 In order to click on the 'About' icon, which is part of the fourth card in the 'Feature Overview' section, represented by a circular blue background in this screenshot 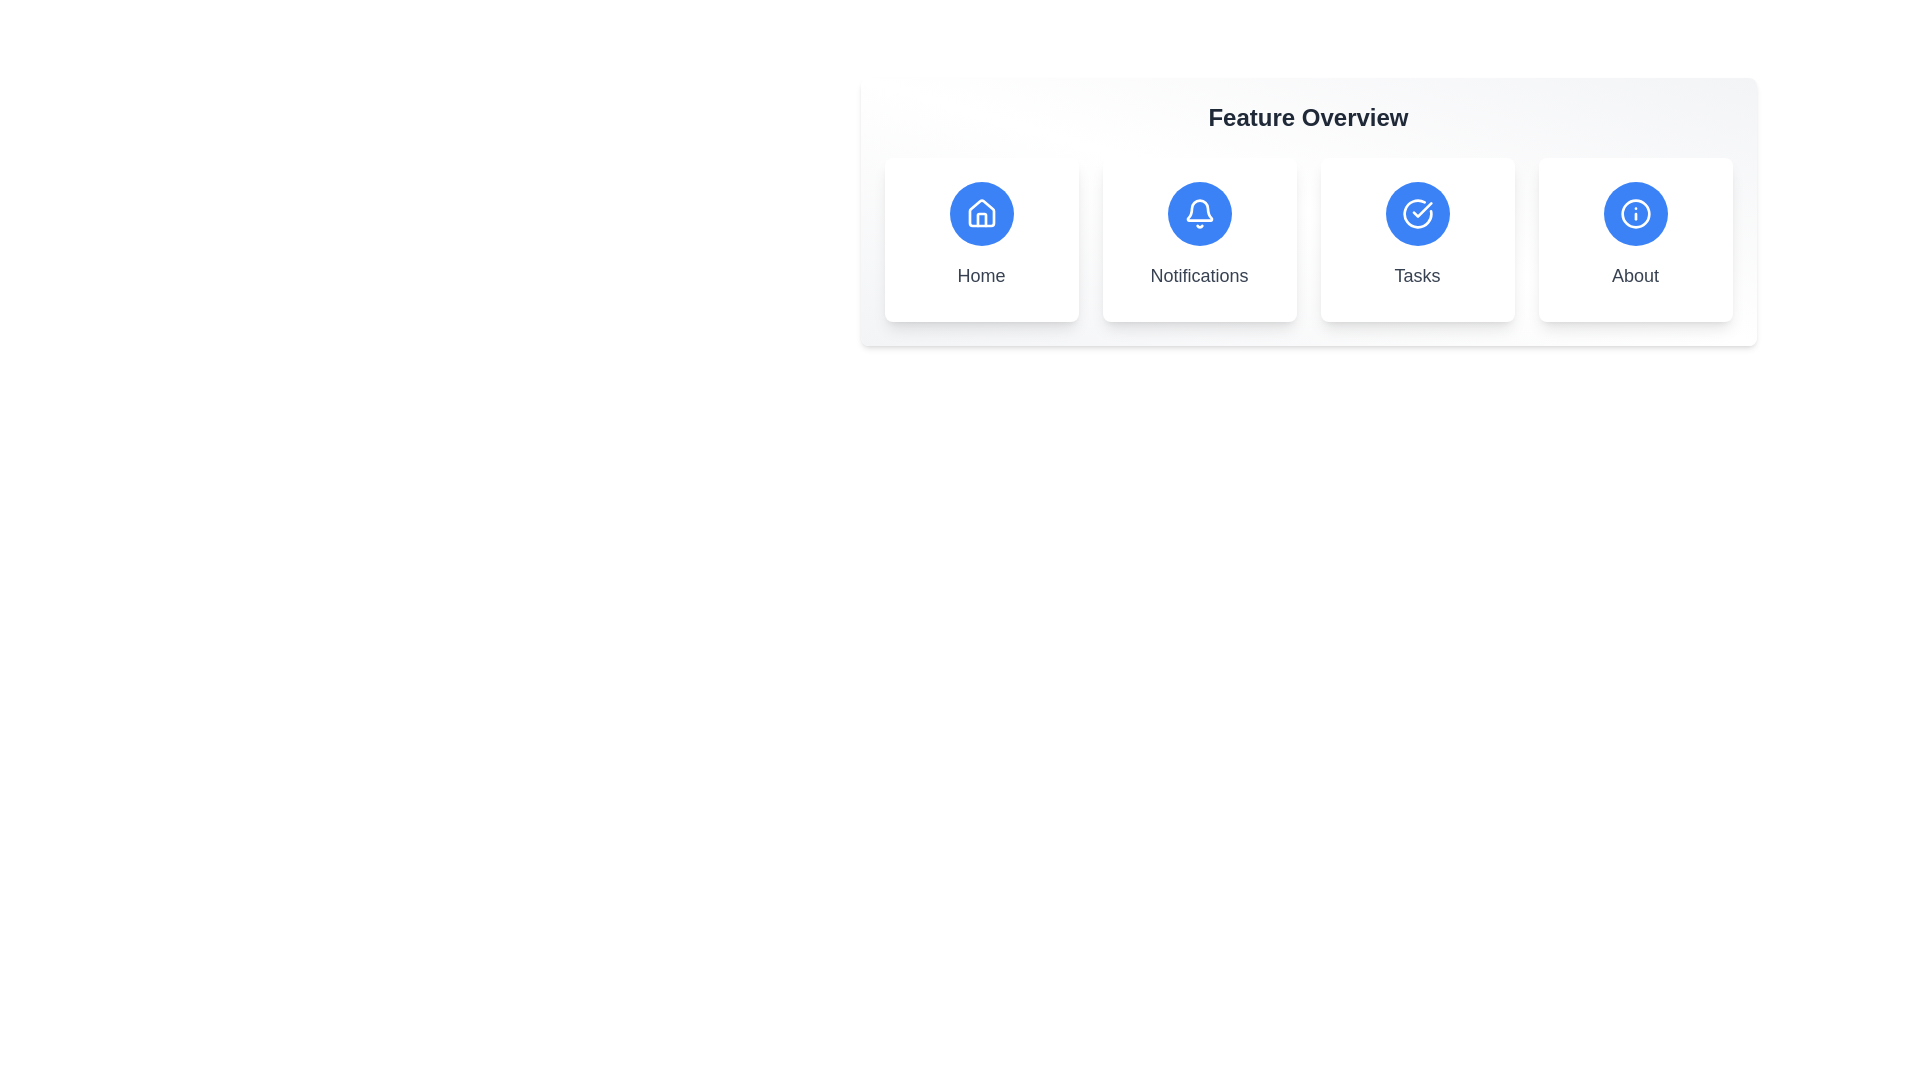, I will do `click(1635, 213)`.